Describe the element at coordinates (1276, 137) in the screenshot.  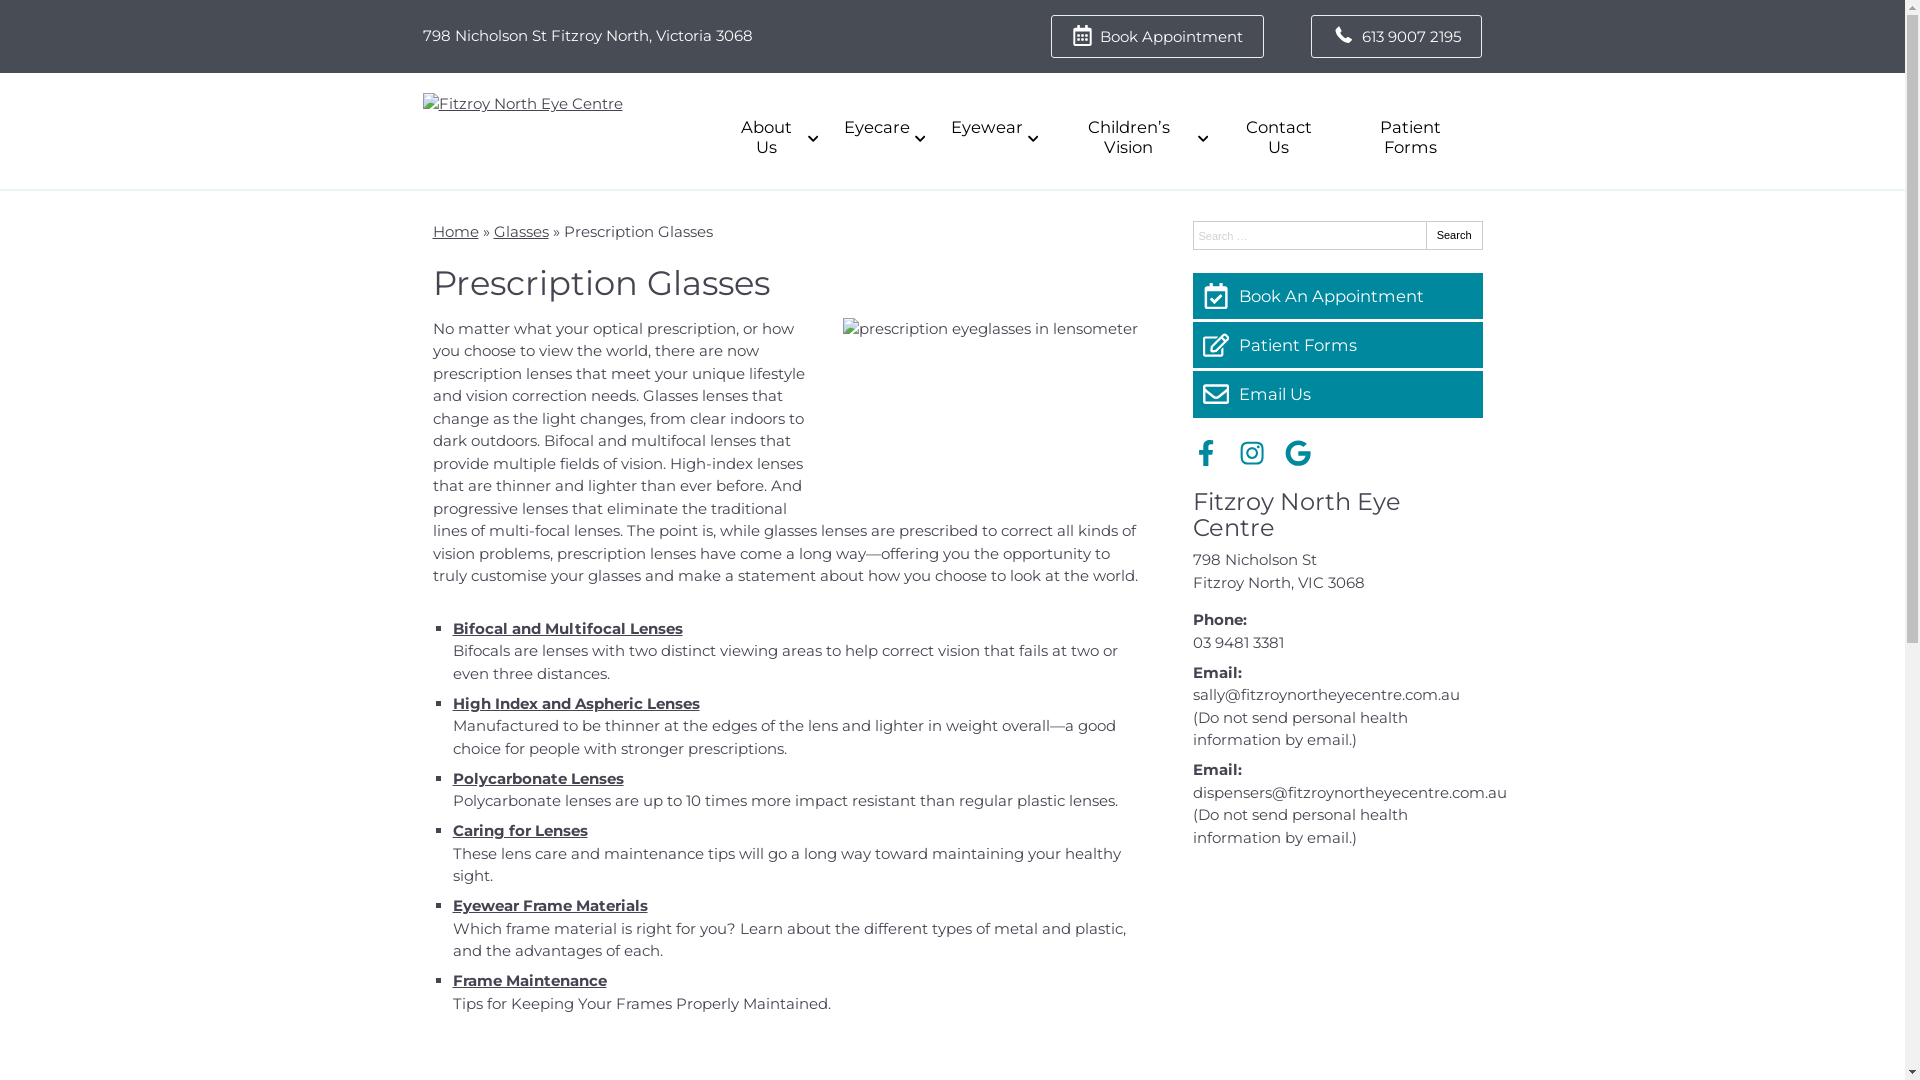
I see `'Contact Us'` at that location.